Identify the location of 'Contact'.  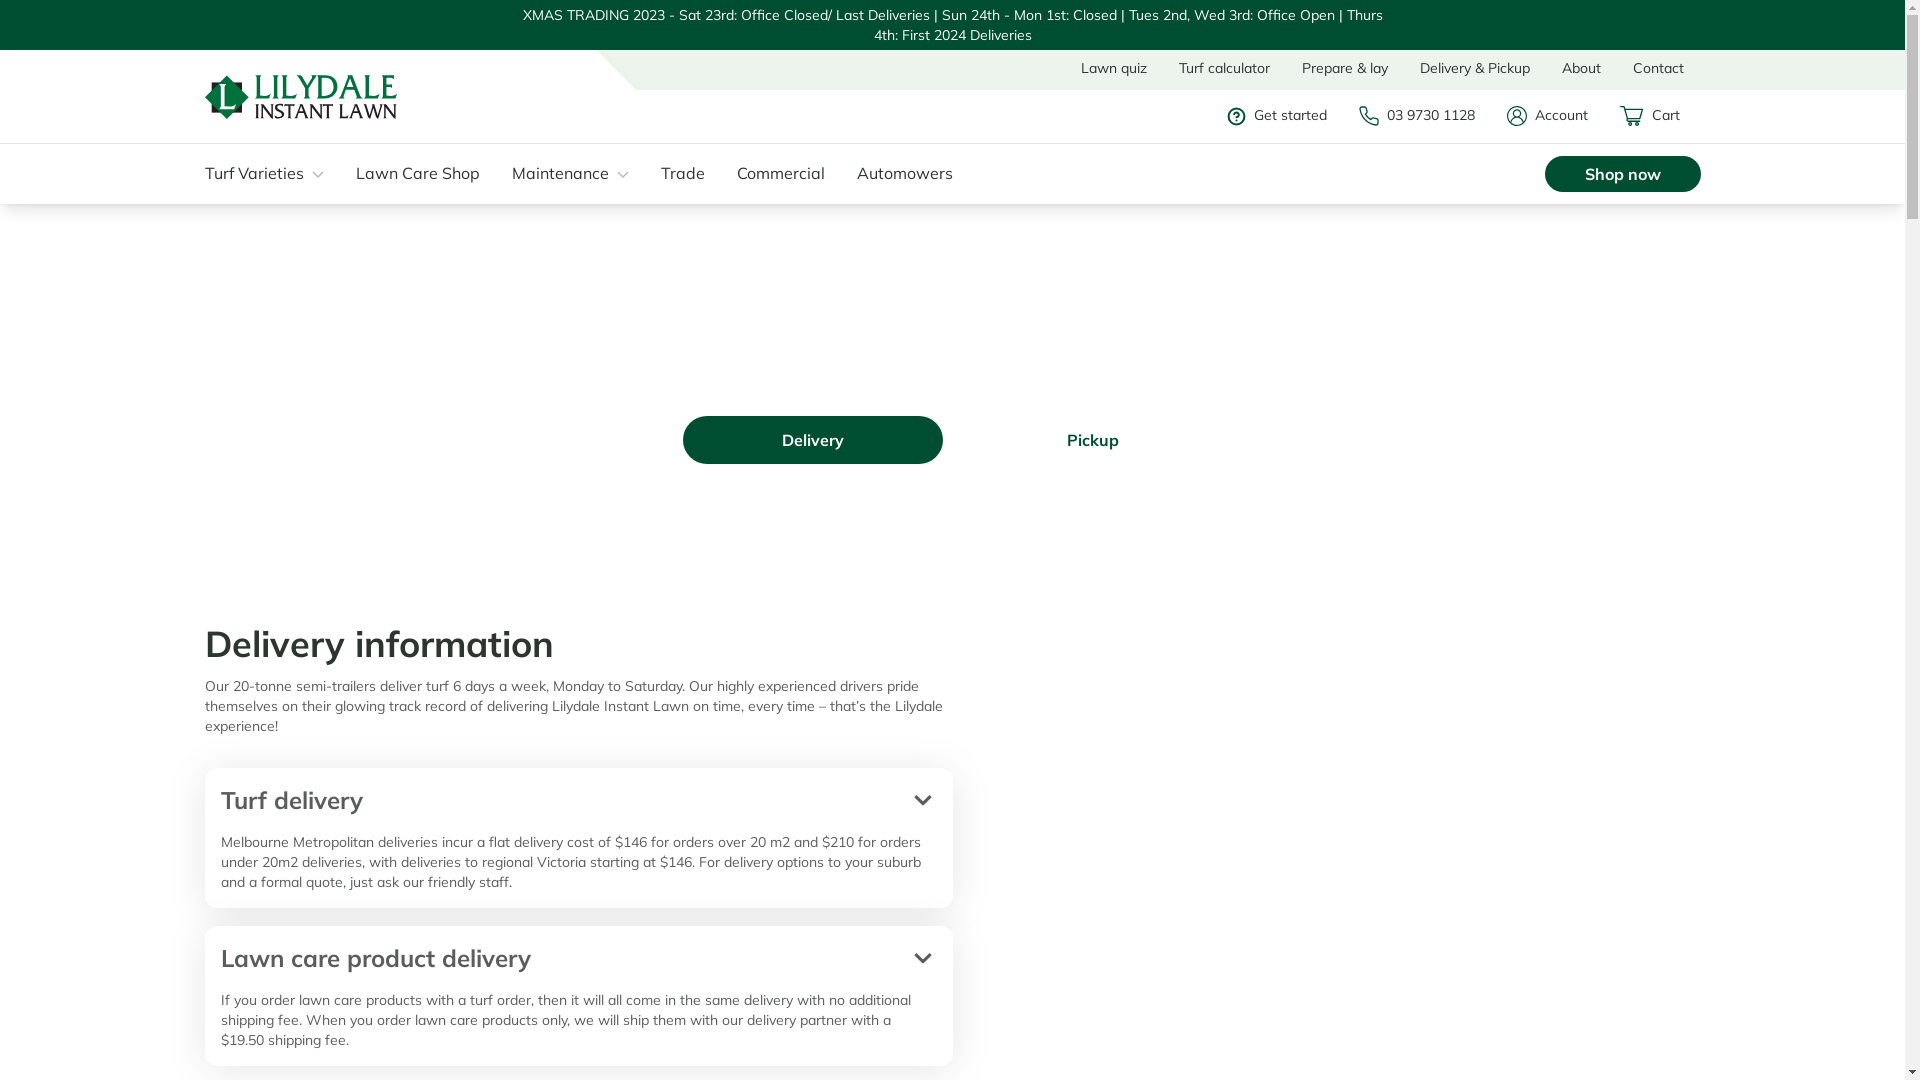
(1617, 67).